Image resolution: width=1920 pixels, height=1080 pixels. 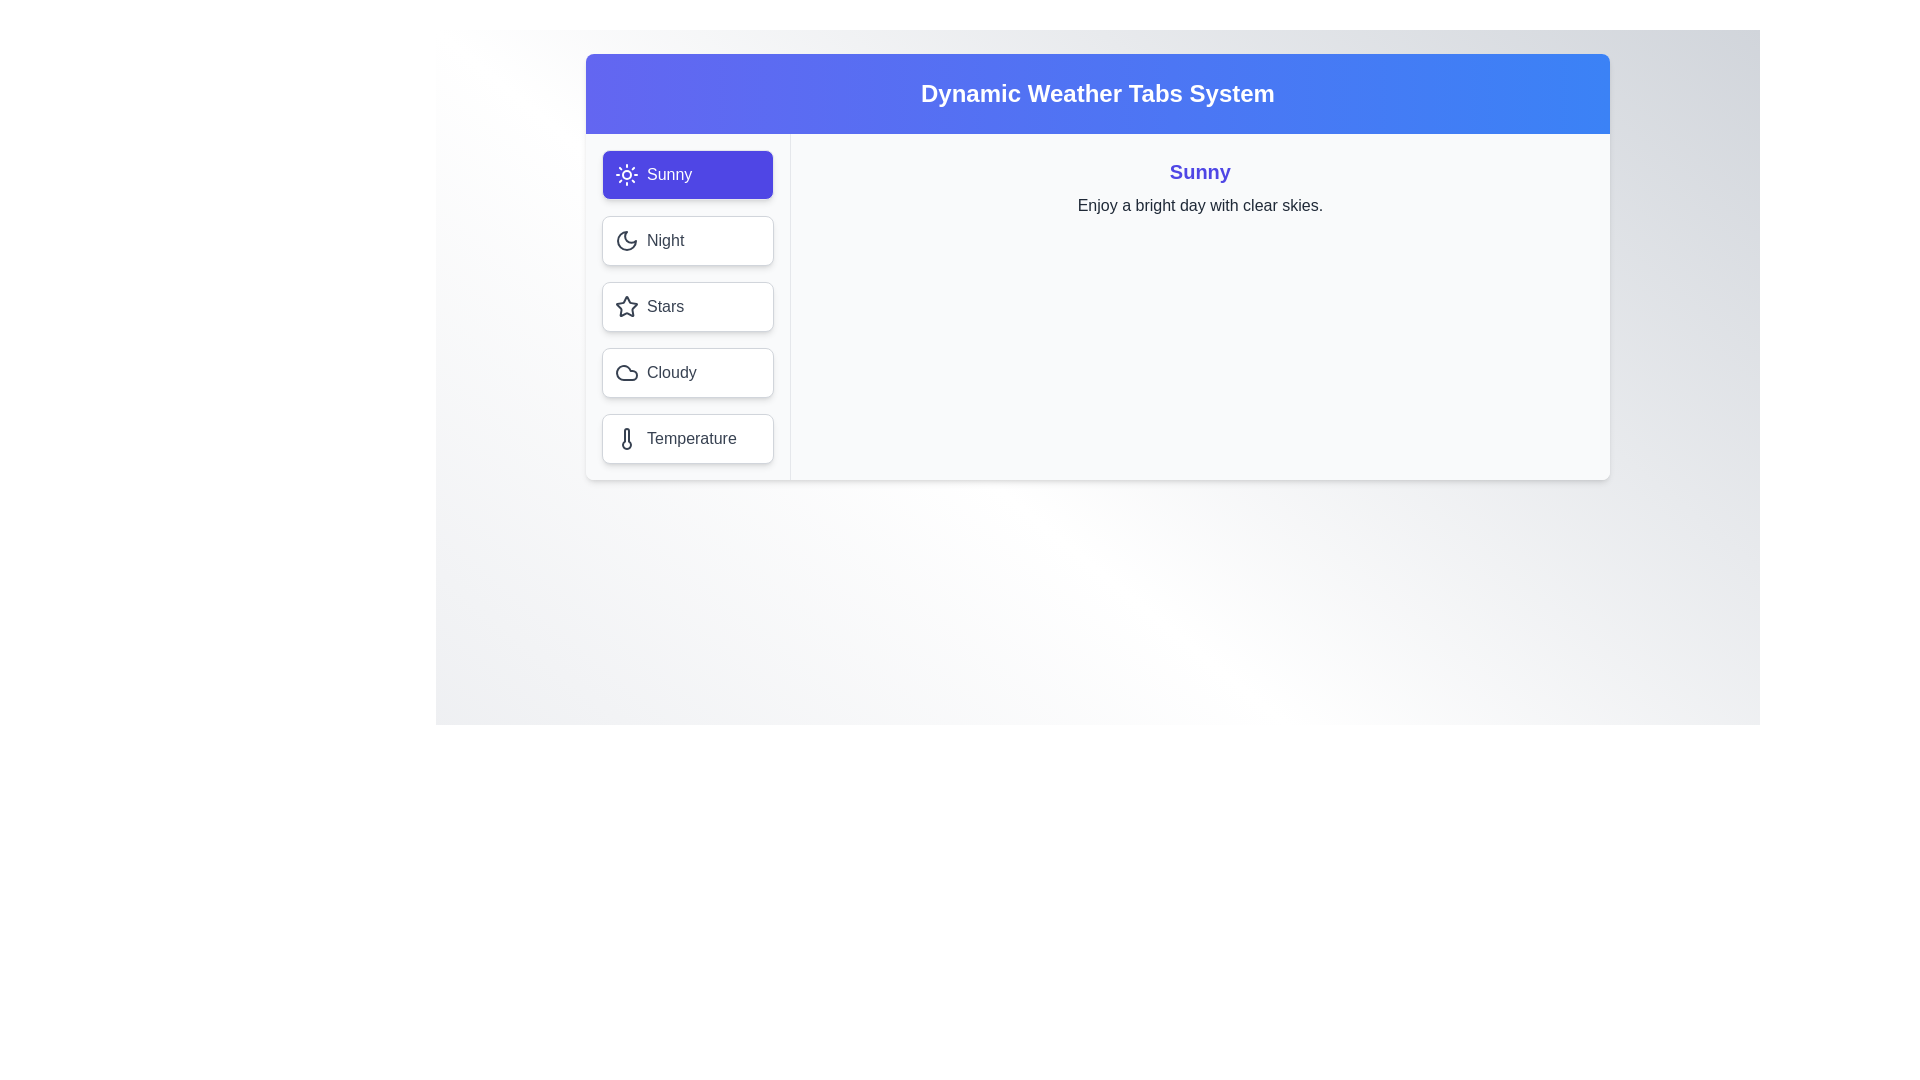 I want to click on the tab corresponding to the weather condition Sunny to view its content, so click(x=686, y=173).